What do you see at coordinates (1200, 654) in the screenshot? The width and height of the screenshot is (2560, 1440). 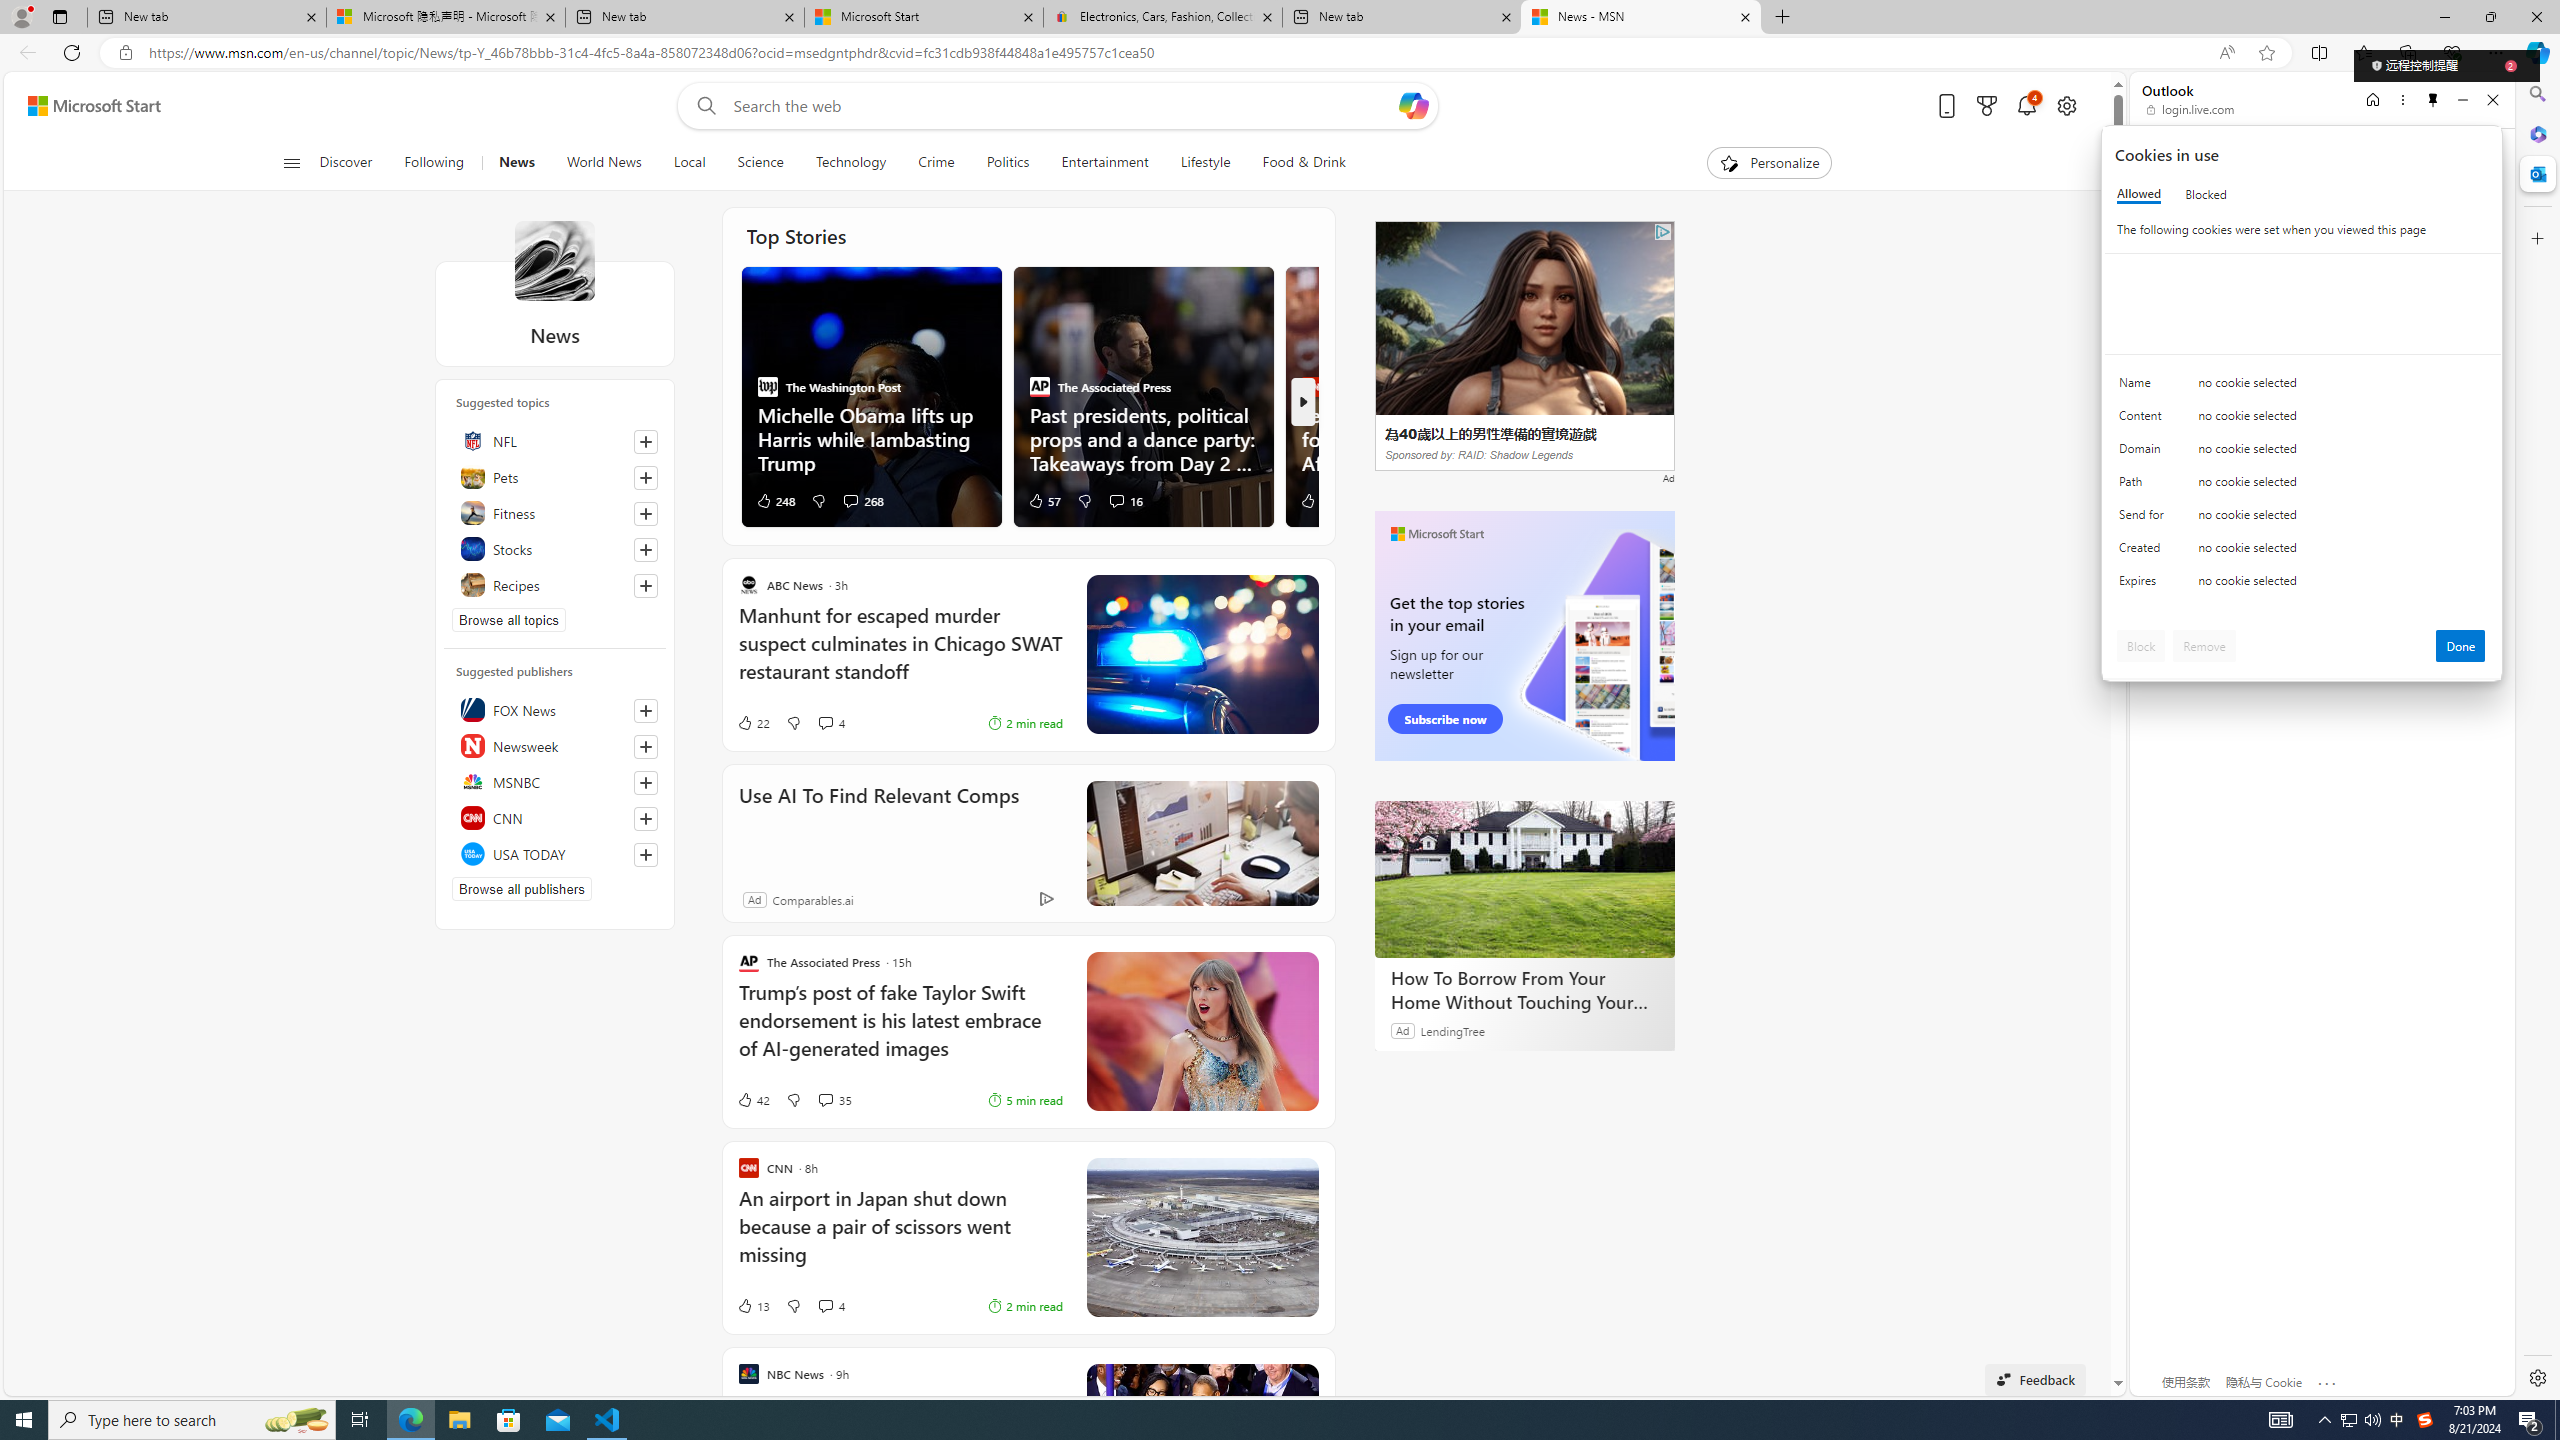 I see `'Police lights on a street at night.'` at bounding box center [1200, 654].